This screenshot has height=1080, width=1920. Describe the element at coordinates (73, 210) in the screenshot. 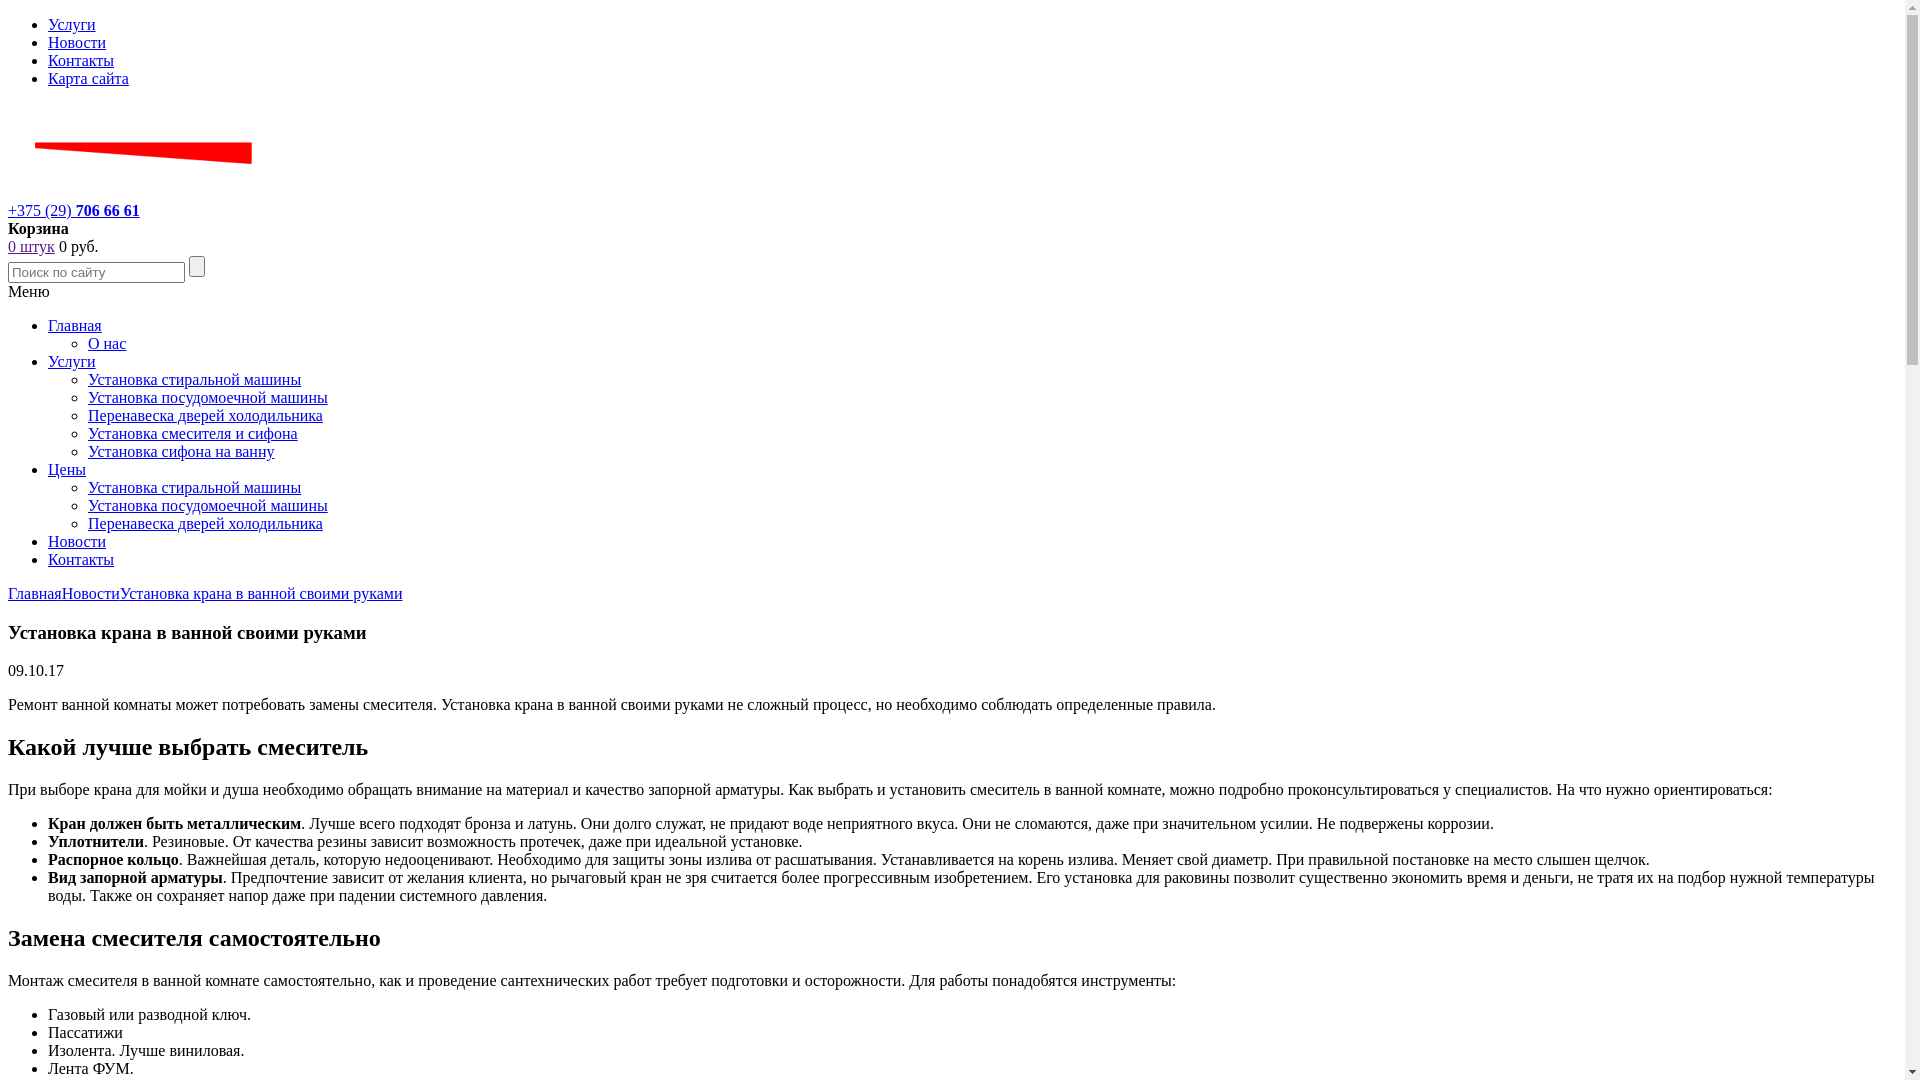

I see `'+375 (29) 706 66 61'` at that location.